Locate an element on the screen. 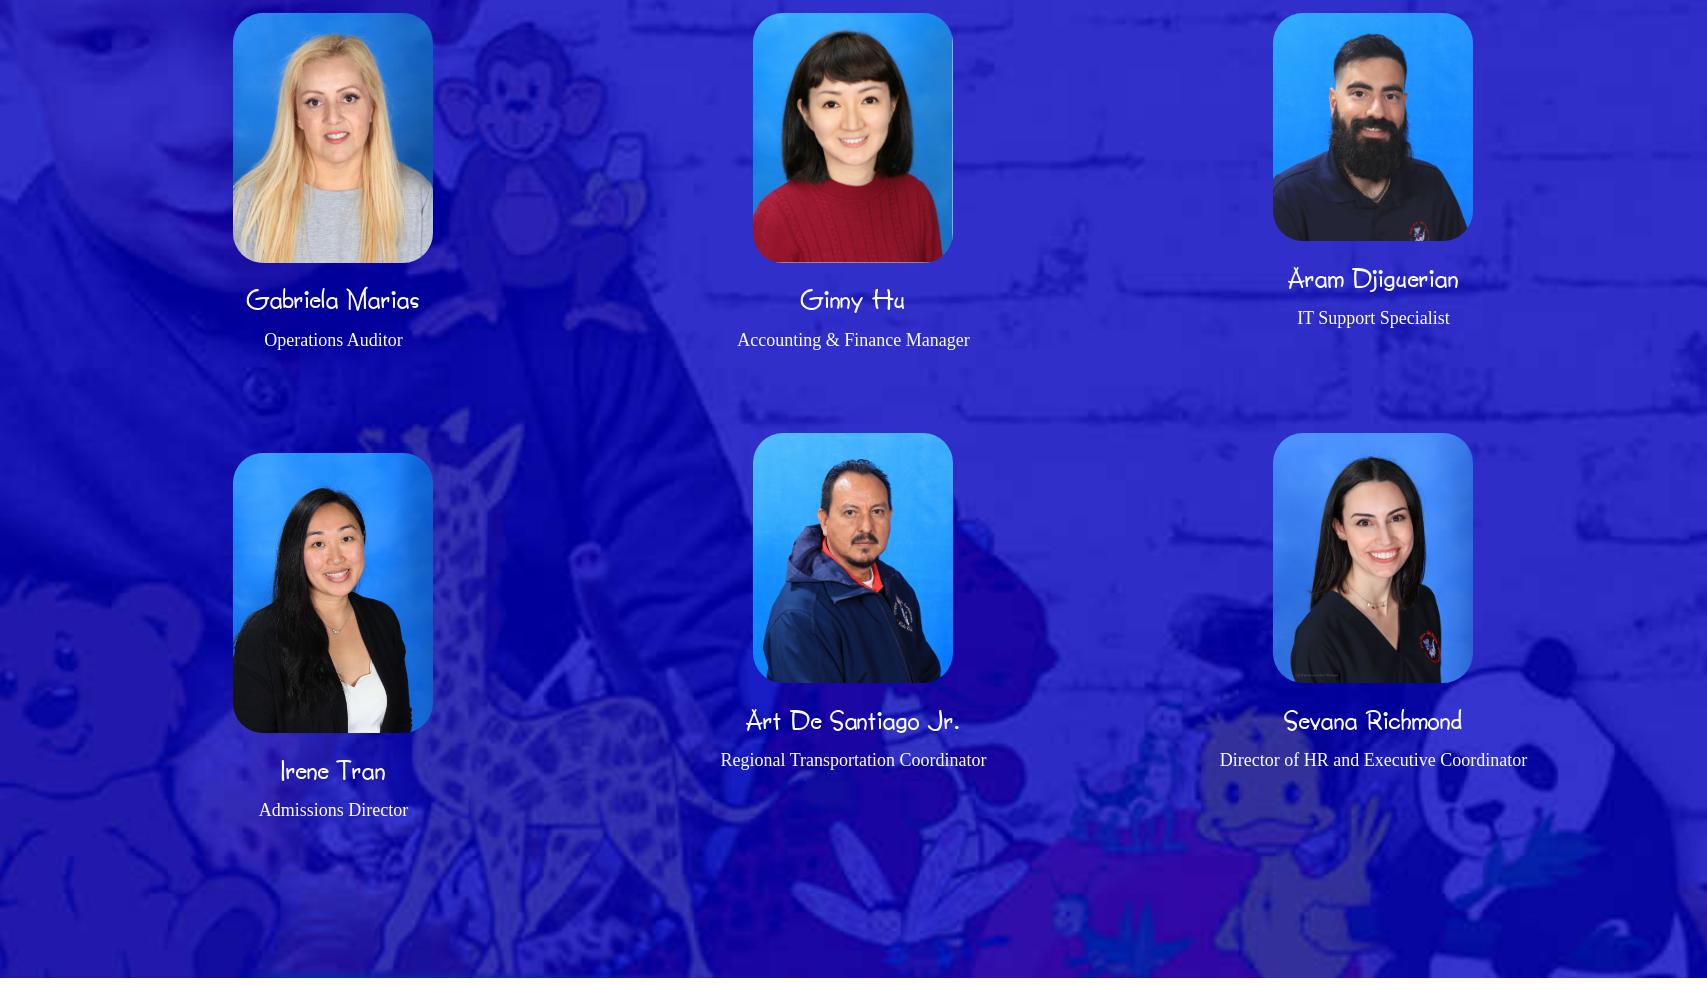 The image size is (1707, 986). 'Art De Santiago Jr.' is located at coordinates (852, 717).